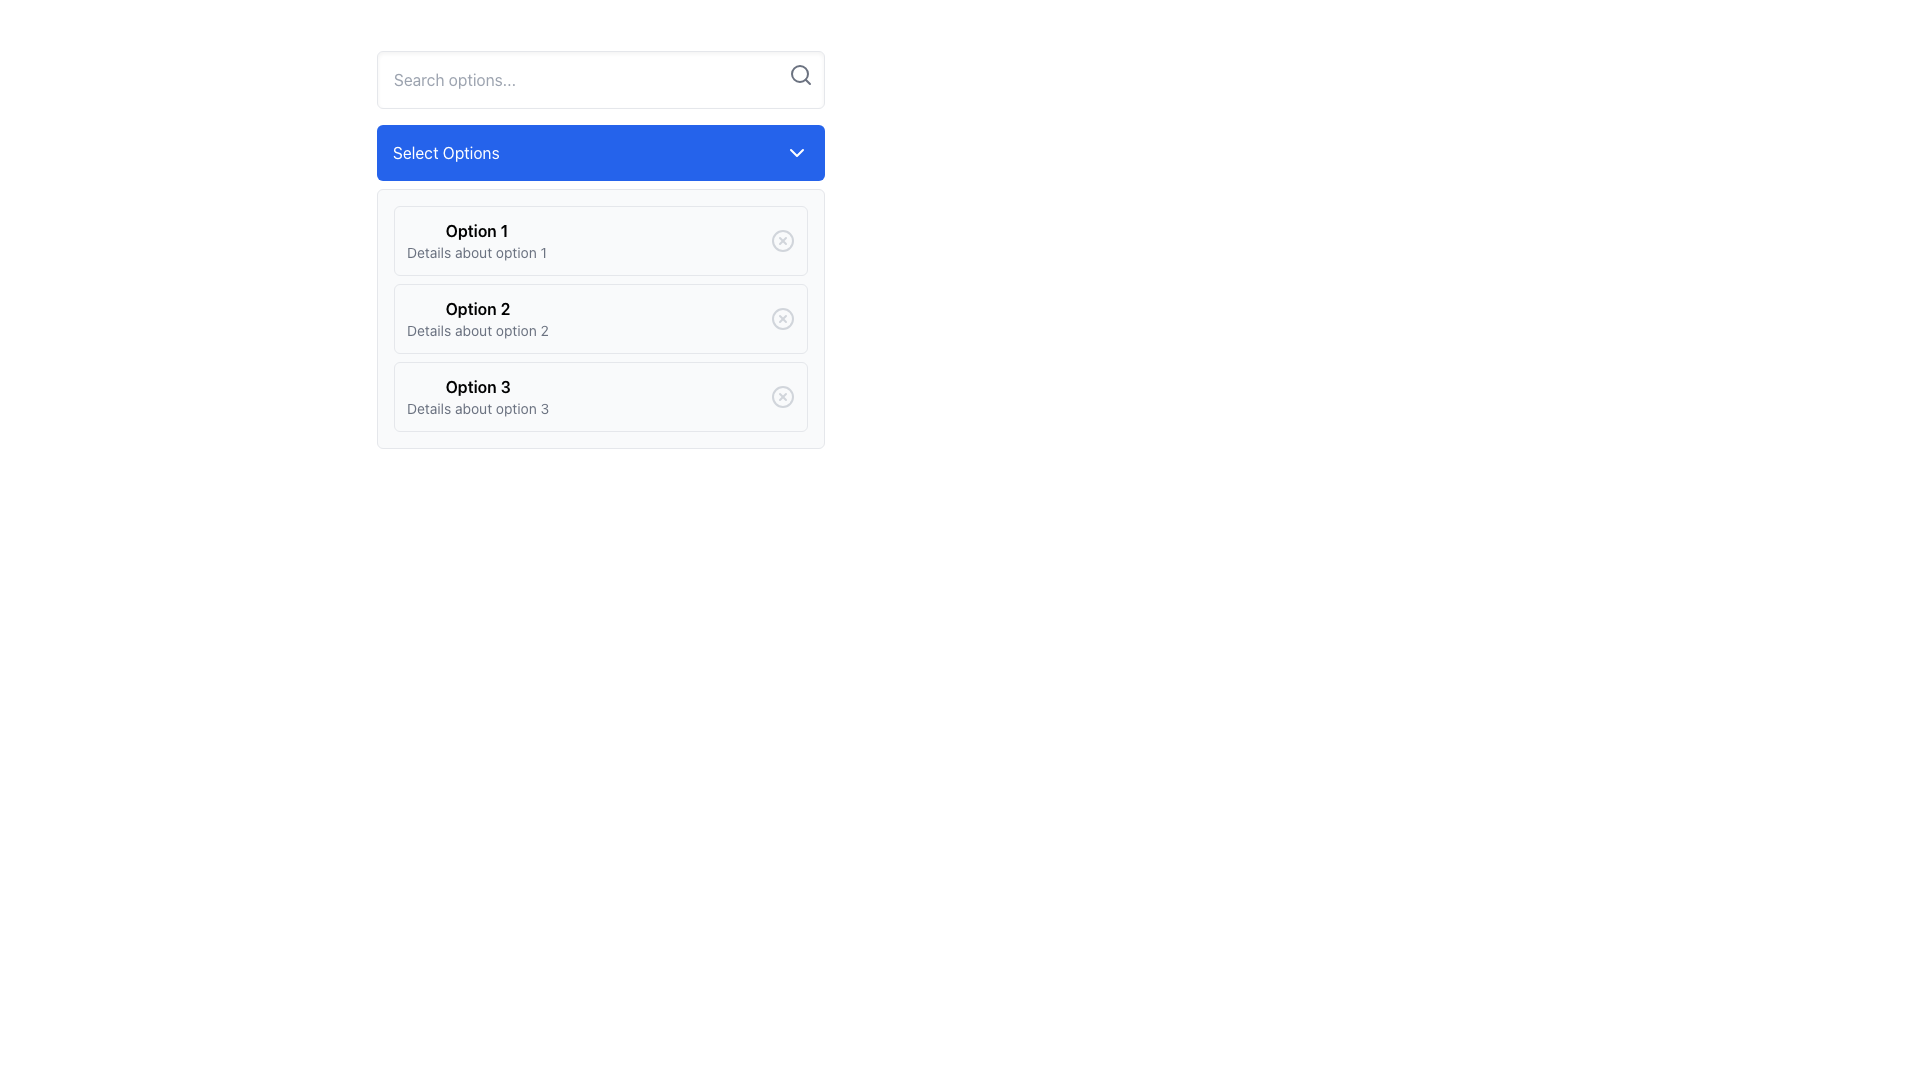 This screenshot has width=1920, height=1080. Describe the element at coordinates (599, 239) in the screenshot. I see `the topmost selectable list item labeled 'Option 1'` at that location.